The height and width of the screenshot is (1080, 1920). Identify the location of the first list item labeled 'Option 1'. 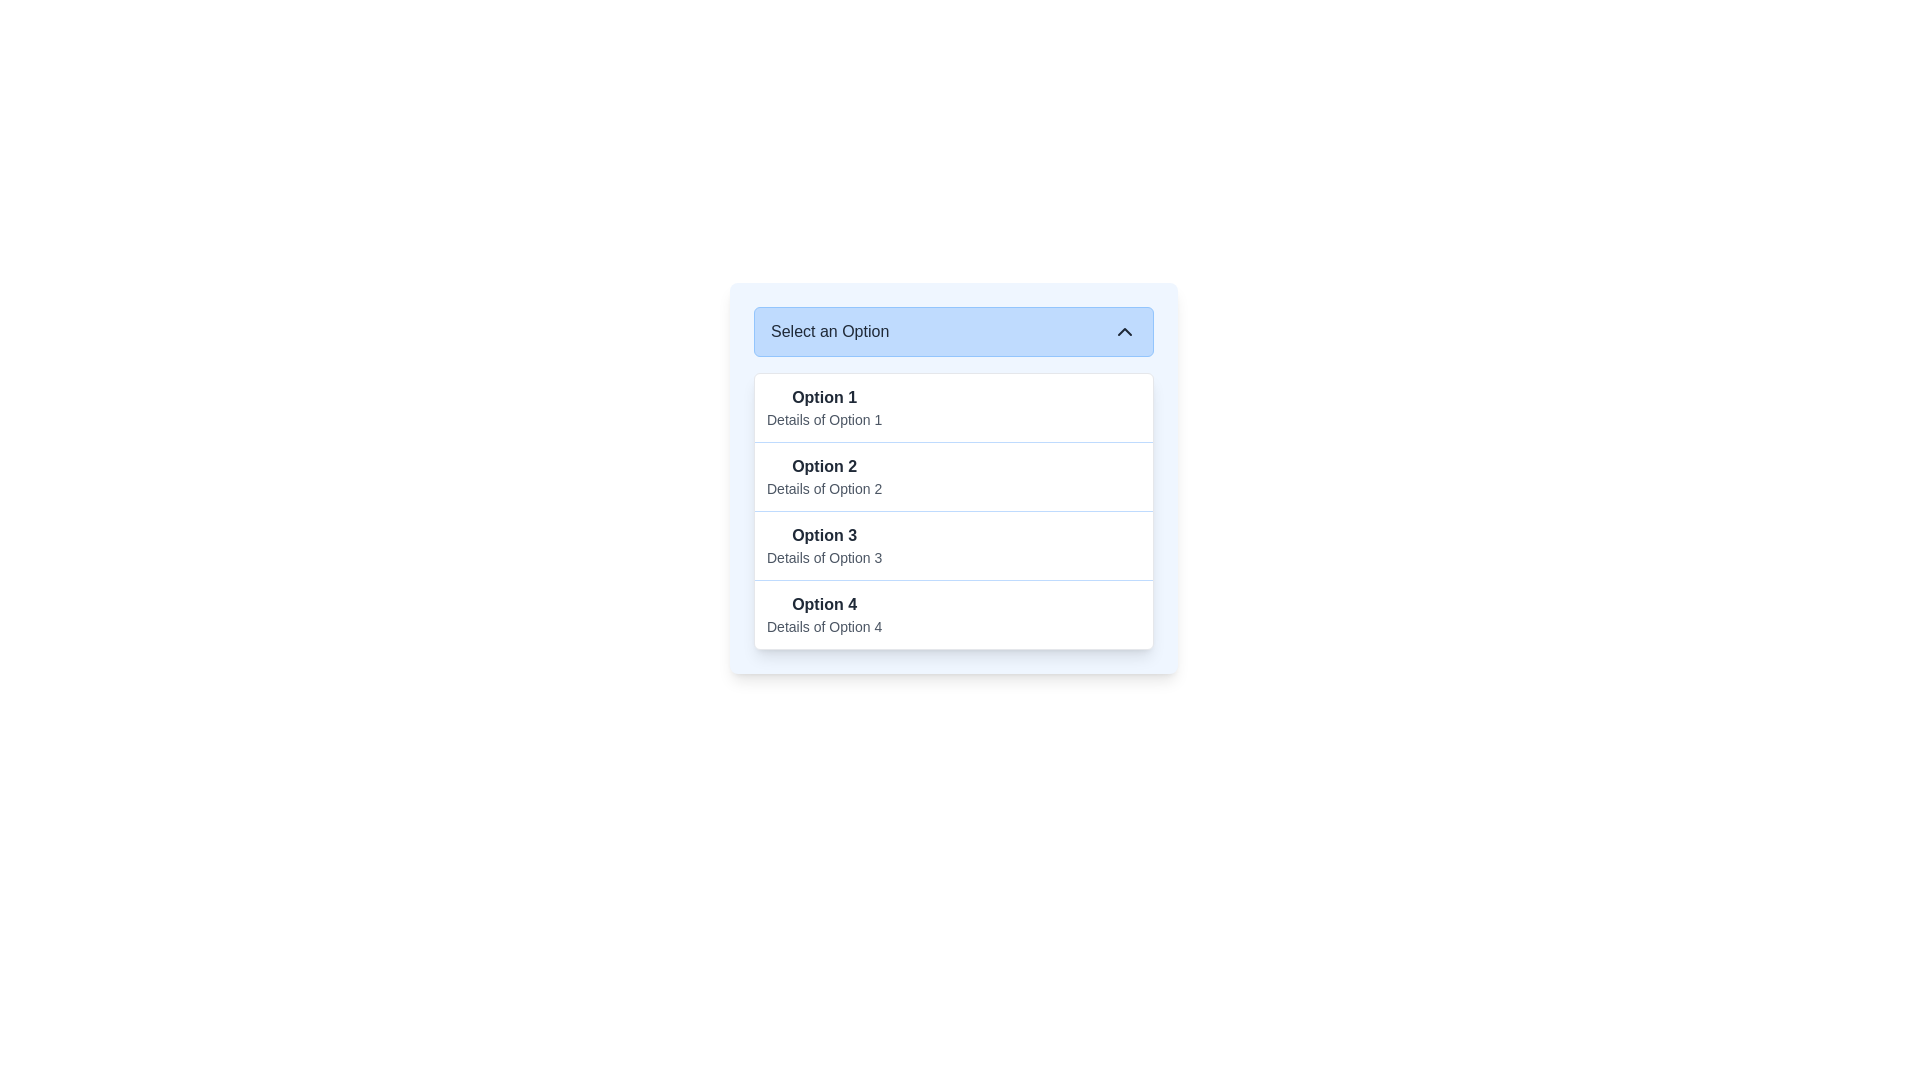
(953, 407).